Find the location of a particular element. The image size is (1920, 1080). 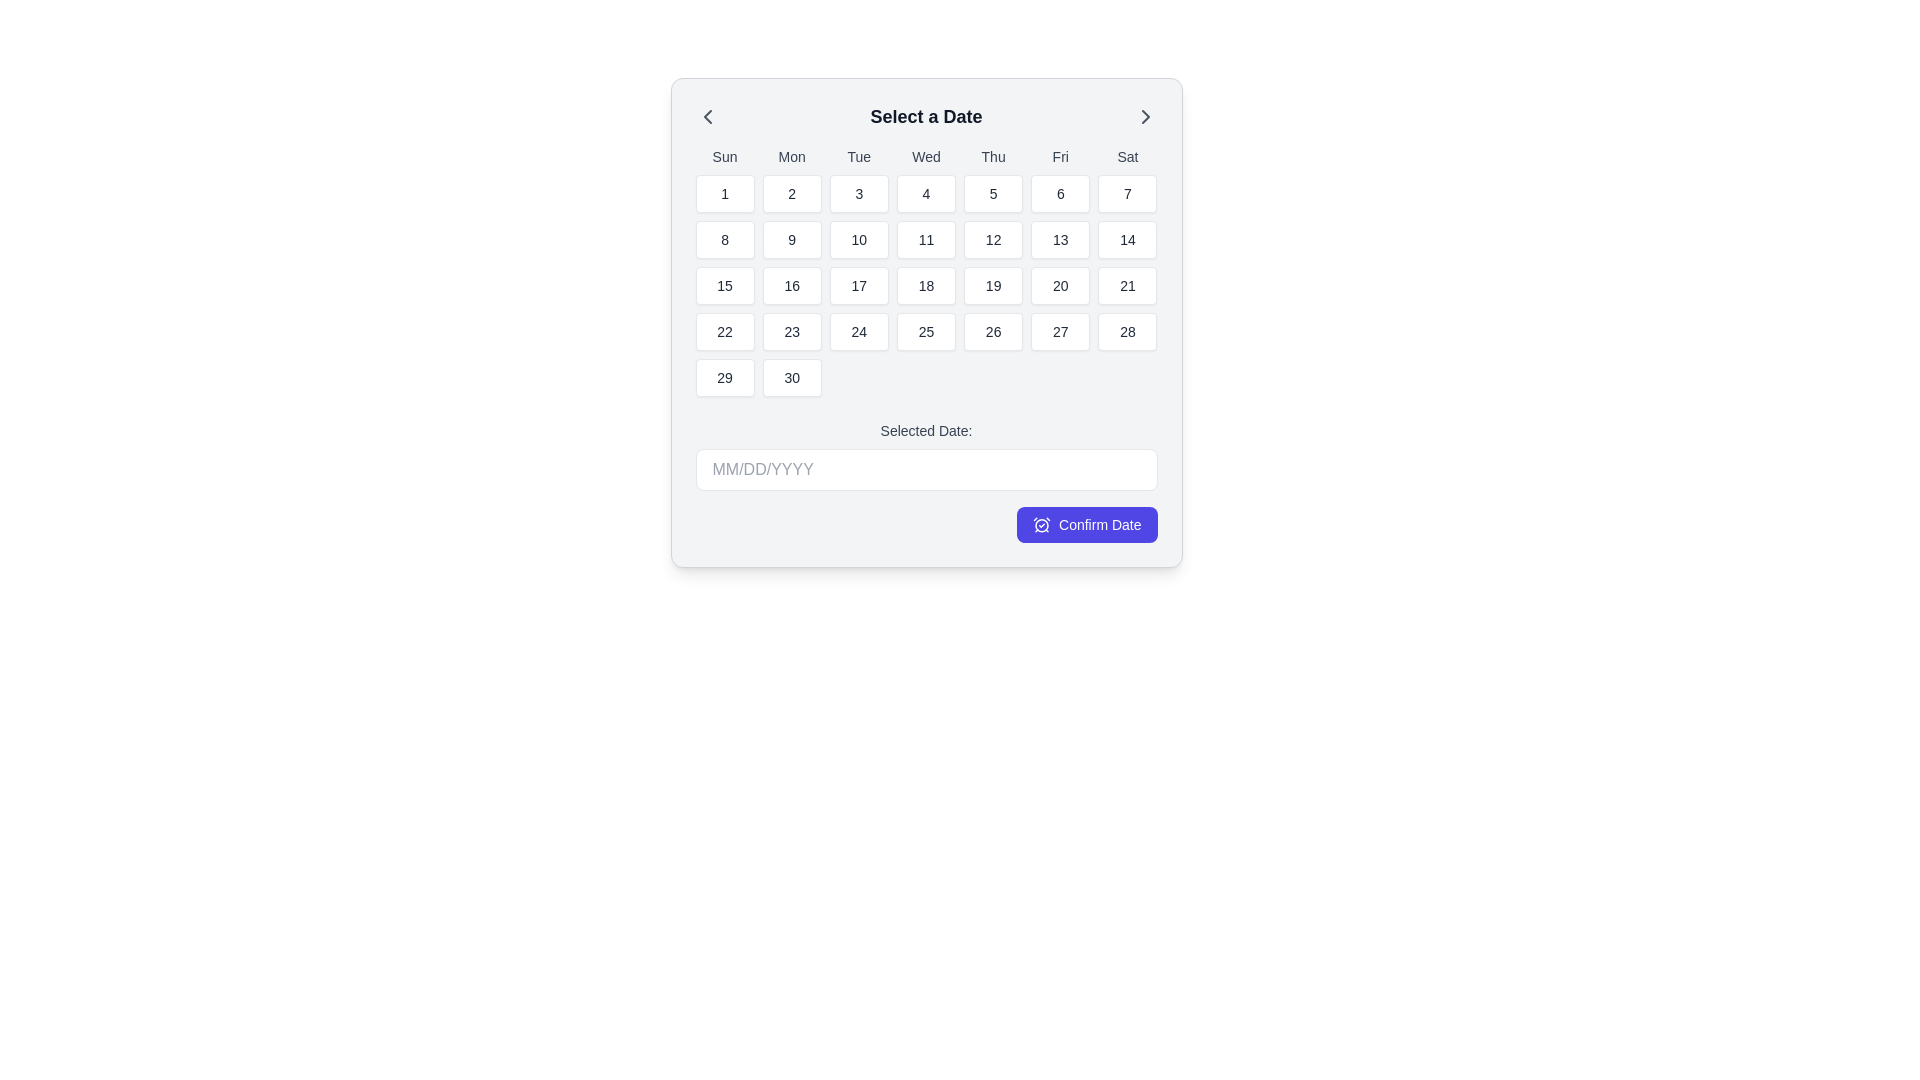

the white rectangular button with rounded corners containing the number '18' is located at coordinates (925, 285).